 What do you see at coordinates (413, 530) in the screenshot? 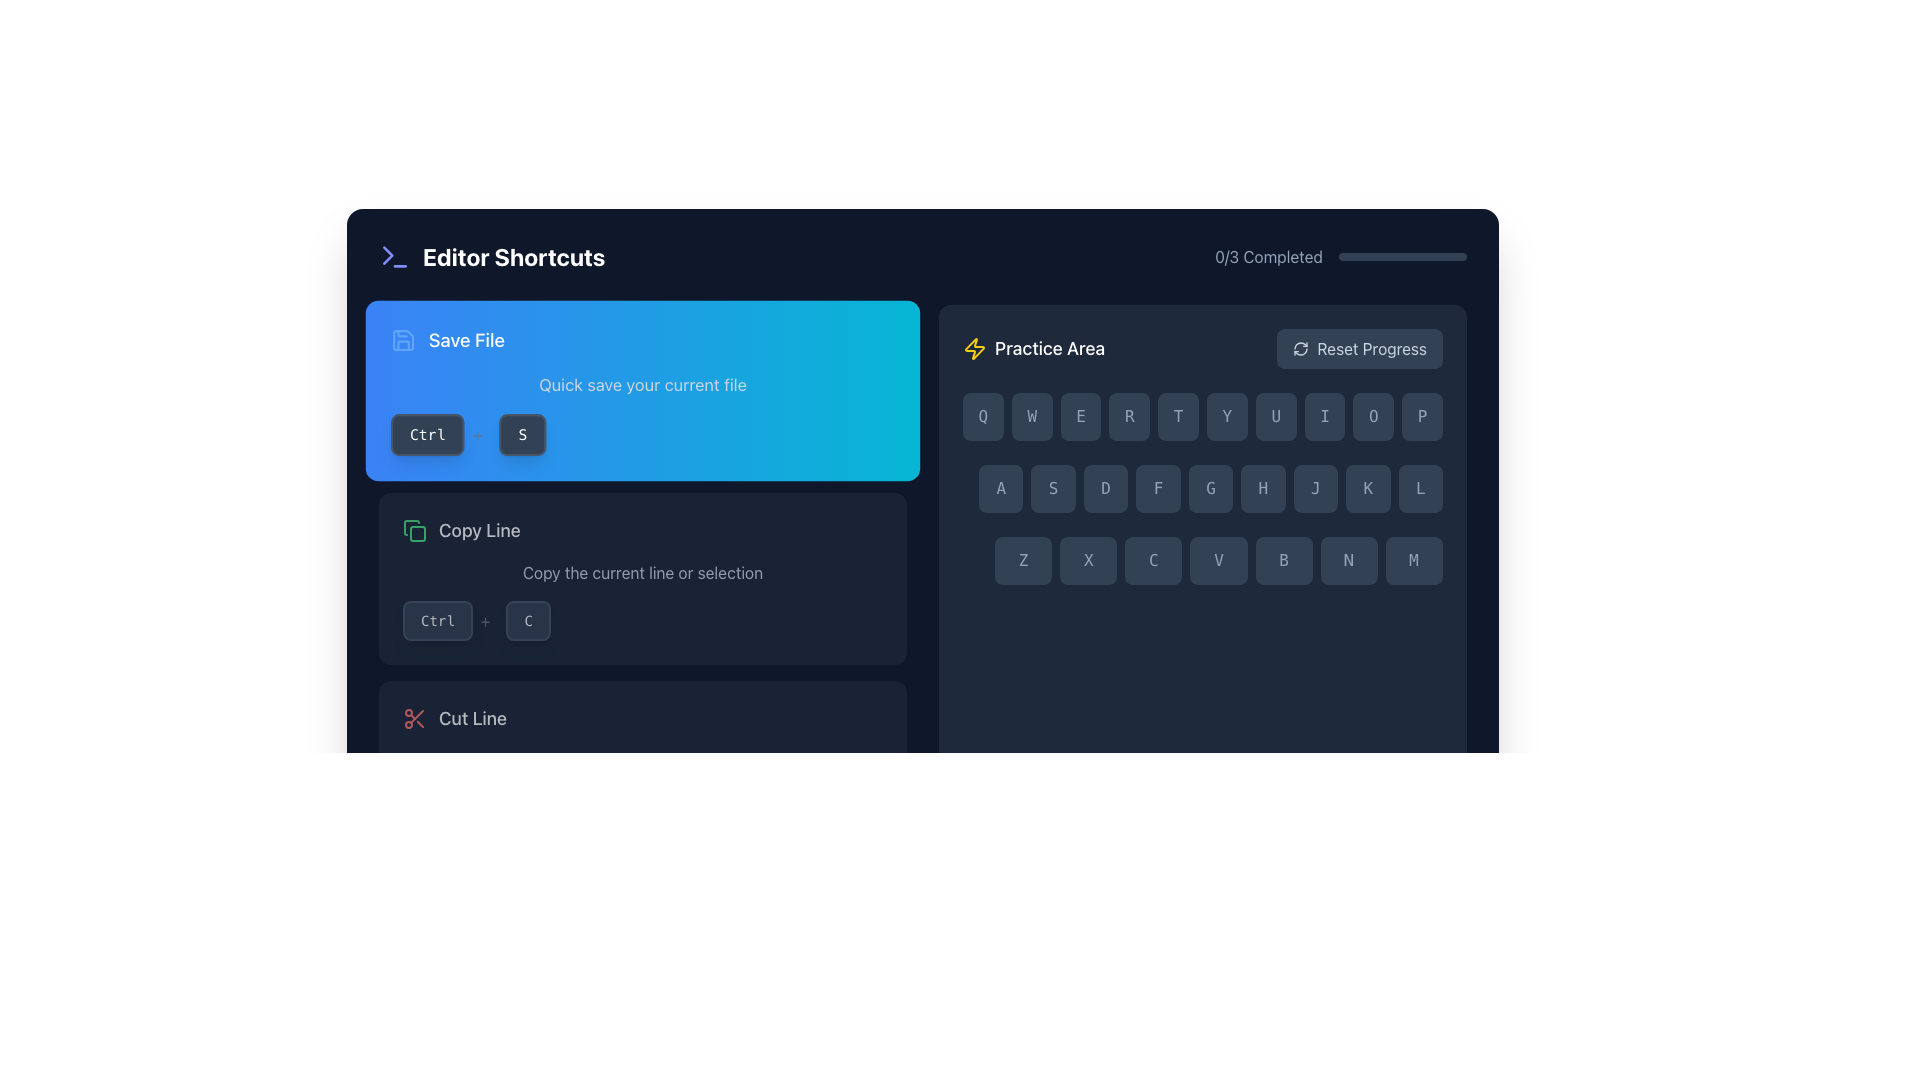
I see `the copy function icon located on the left side of the 'Copy Line' text to enhance user comprehension` at bounding box center [413, 530].